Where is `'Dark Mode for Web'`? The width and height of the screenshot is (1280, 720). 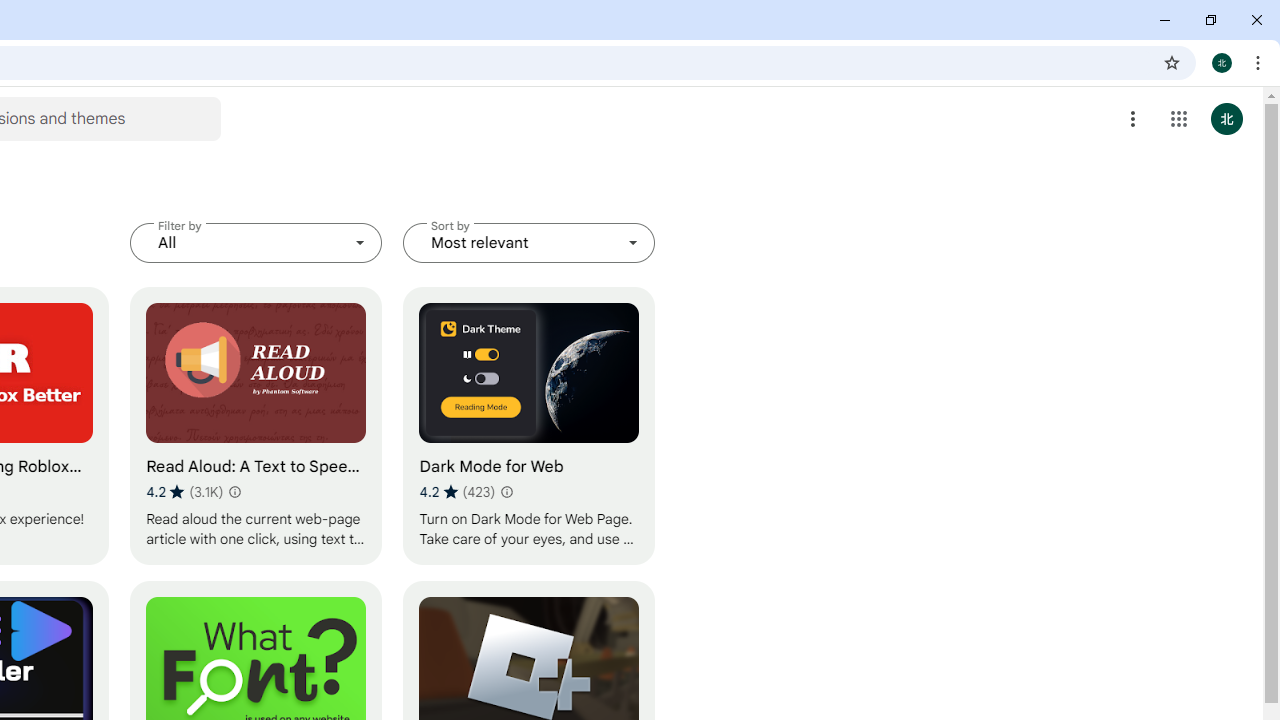
'Dark Mode for Web' is located at coordinates (529, 425).